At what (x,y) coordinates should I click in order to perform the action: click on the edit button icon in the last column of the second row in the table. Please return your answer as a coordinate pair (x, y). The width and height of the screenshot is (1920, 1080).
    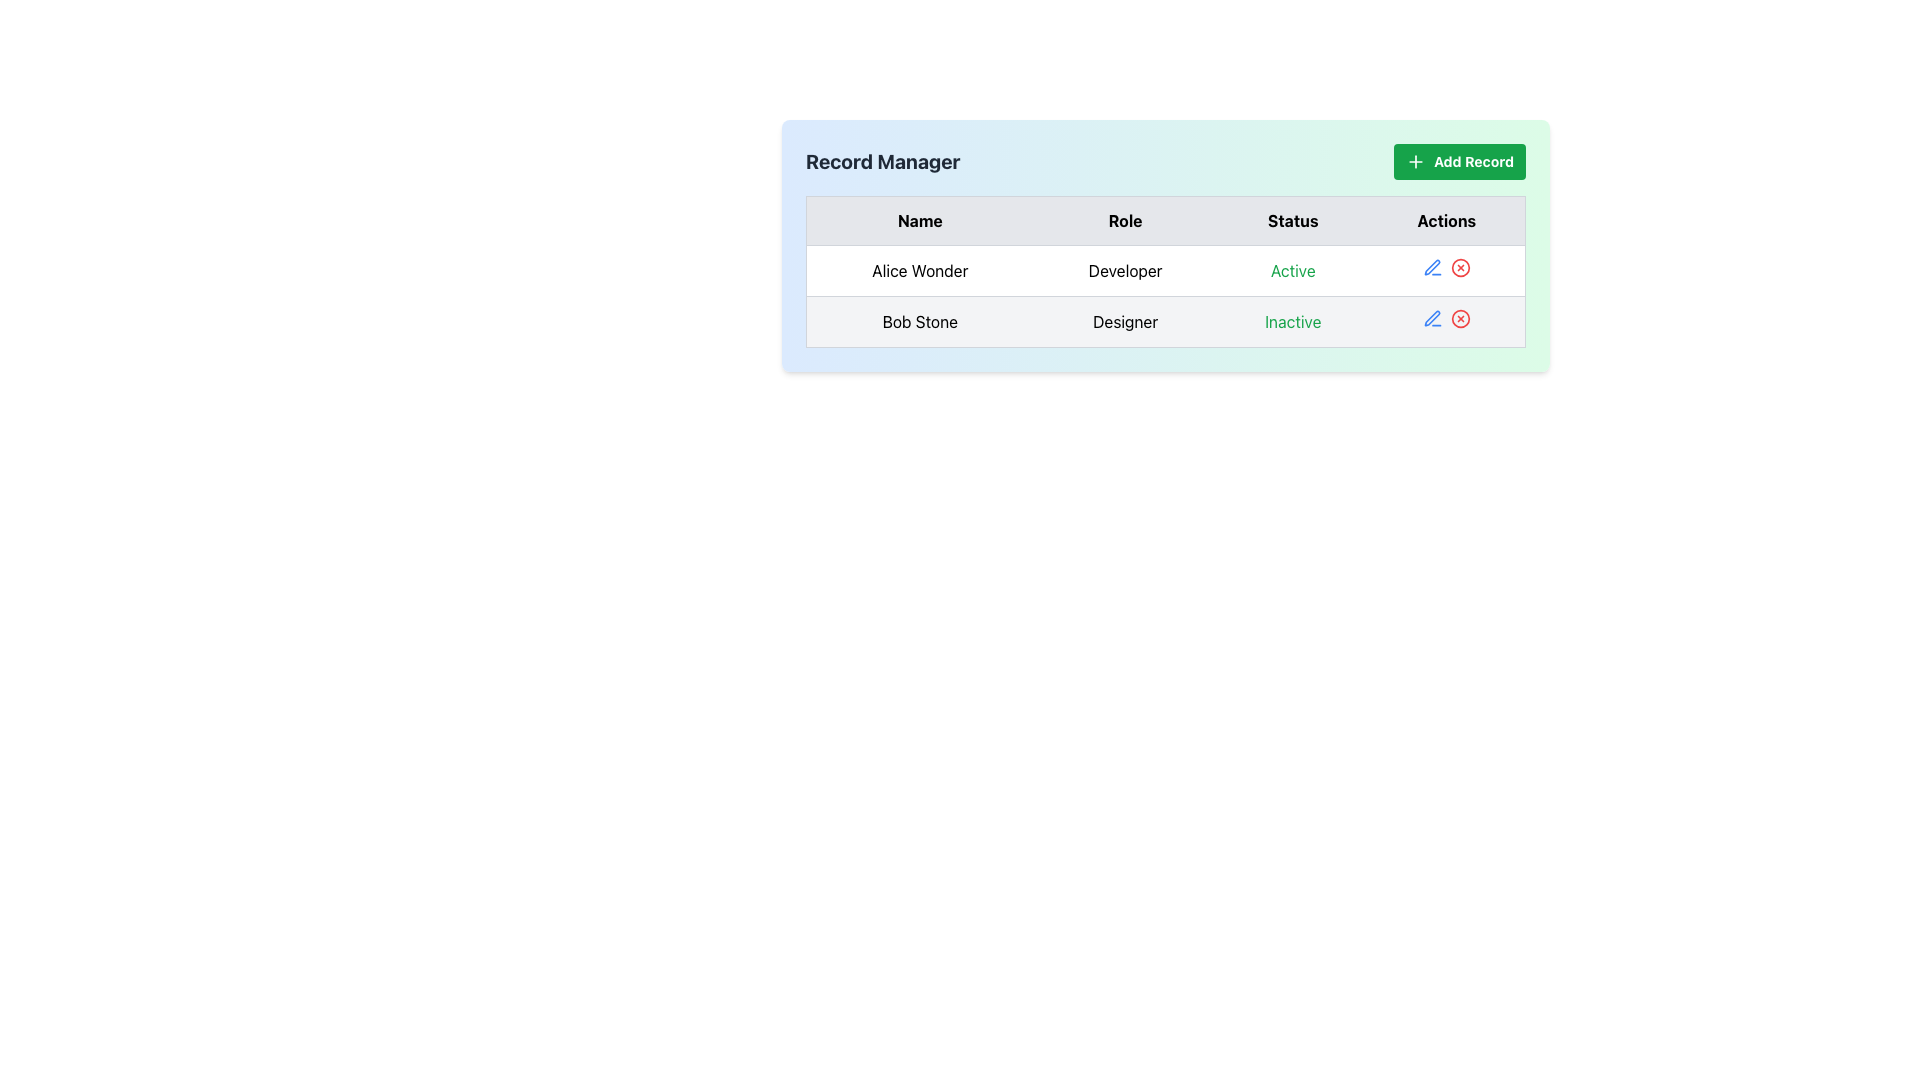
    Looking at the image, I should click on (1430, 316).